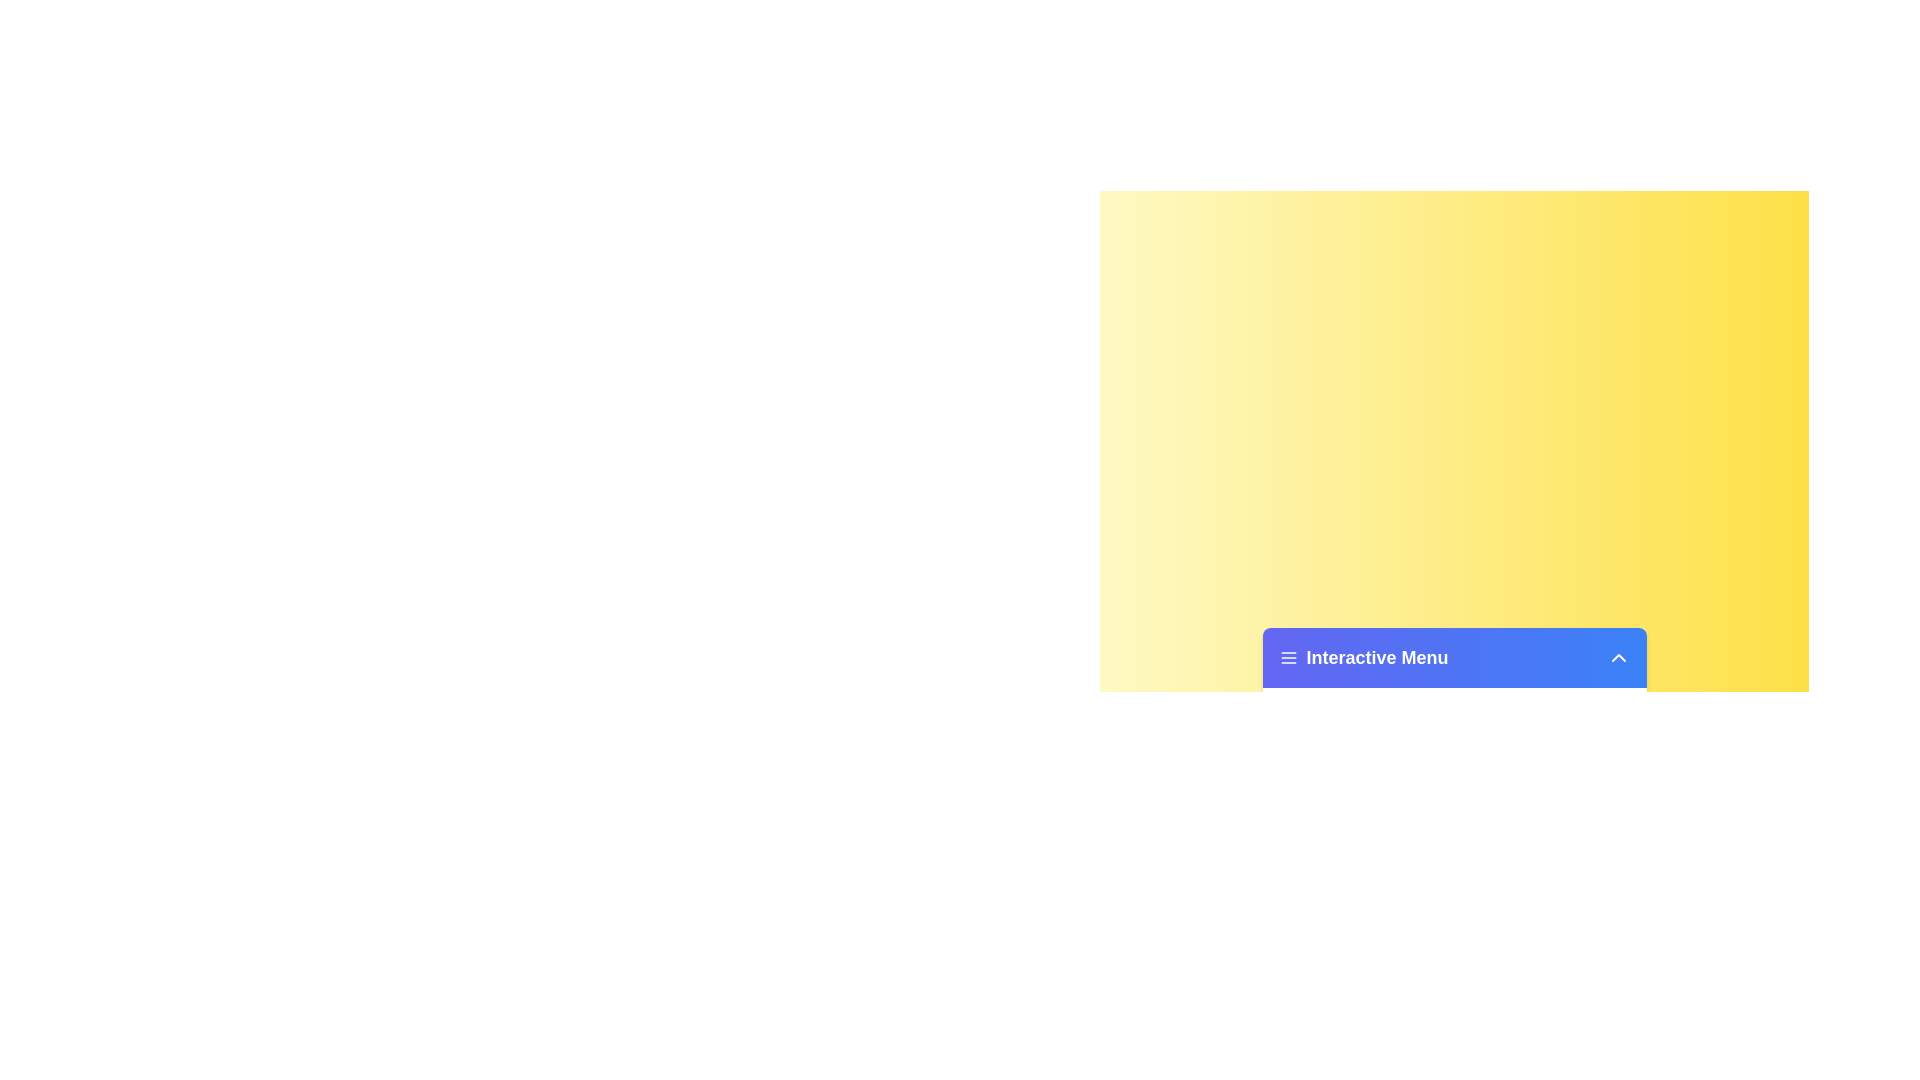 Image resolution: width=1920 pixels, height=1080 pixels. Describe the element at coordinates (1618, 658) in the screenshot. I see `the toggle button to toggle the menu visibility` at that location.